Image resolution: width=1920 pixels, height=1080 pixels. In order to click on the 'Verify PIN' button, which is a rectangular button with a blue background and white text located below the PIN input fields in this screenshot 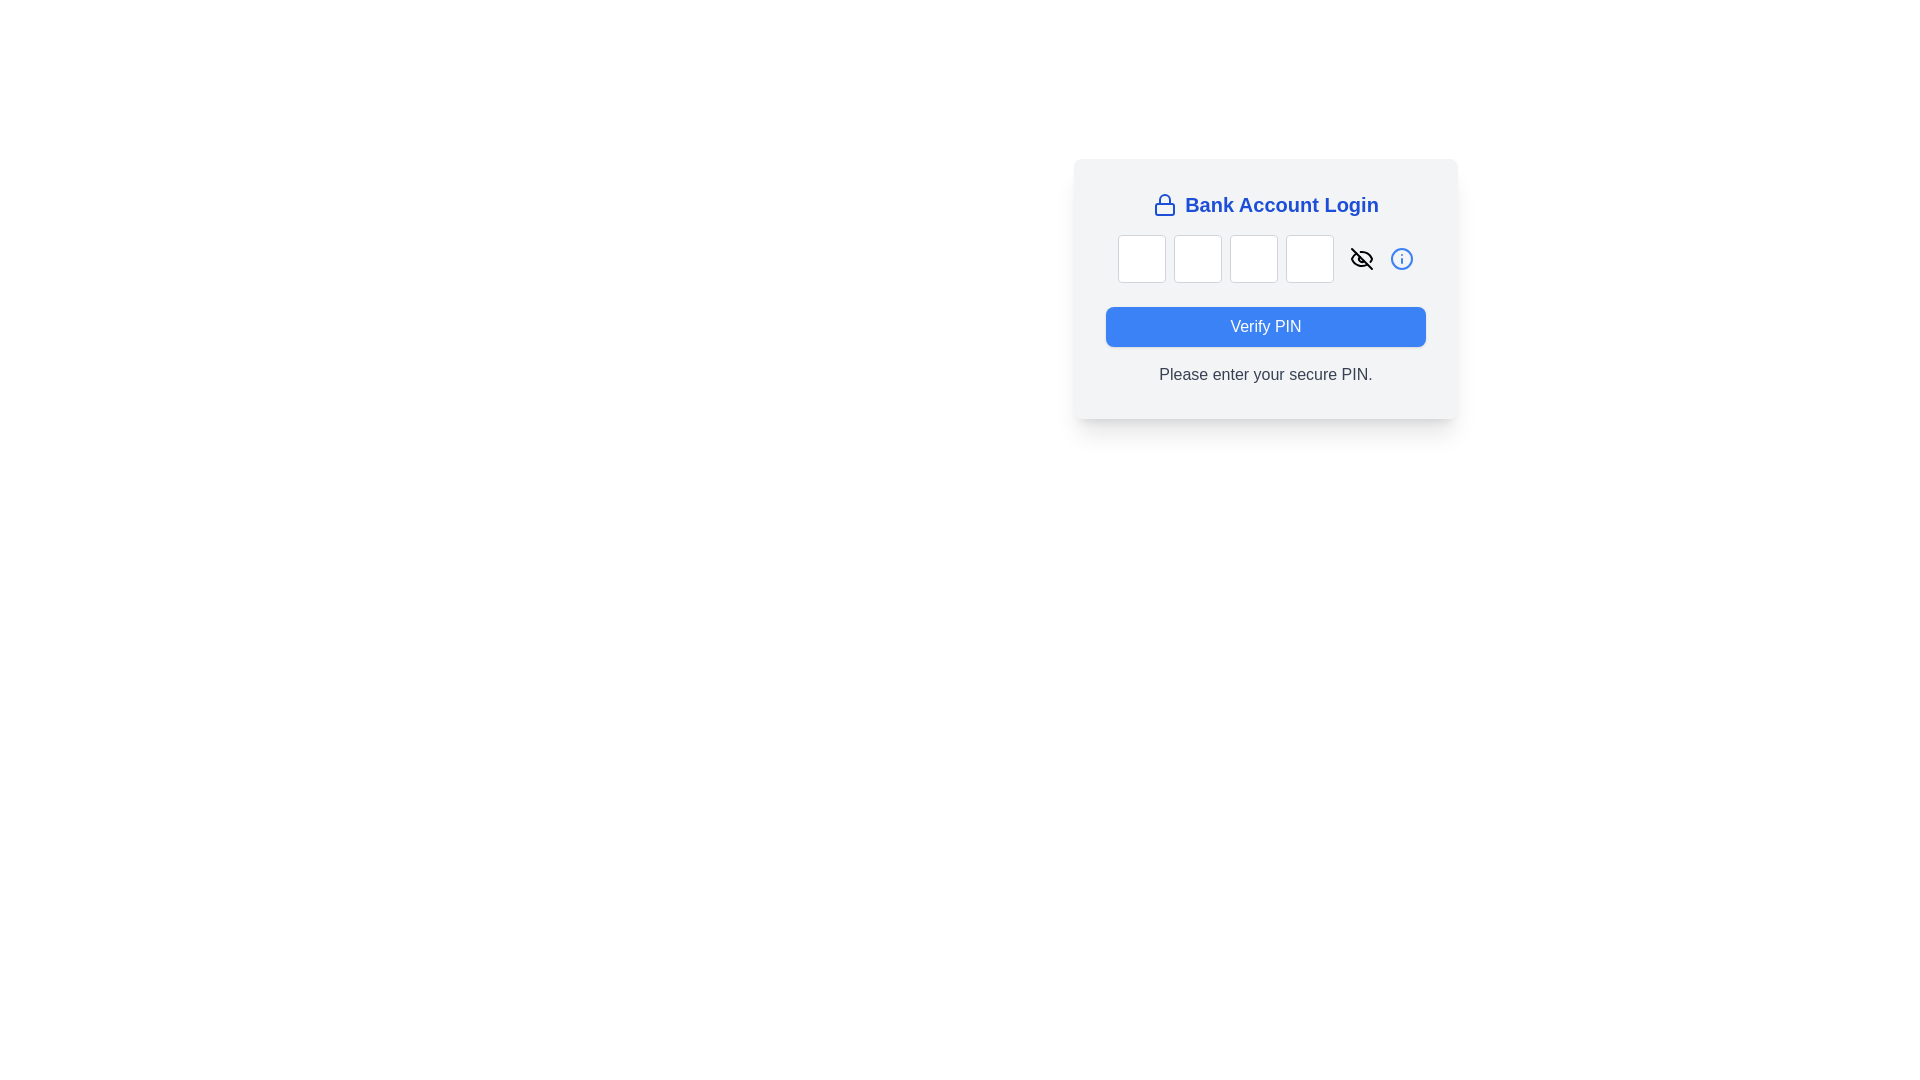, I will do `click(1265, 326)`.